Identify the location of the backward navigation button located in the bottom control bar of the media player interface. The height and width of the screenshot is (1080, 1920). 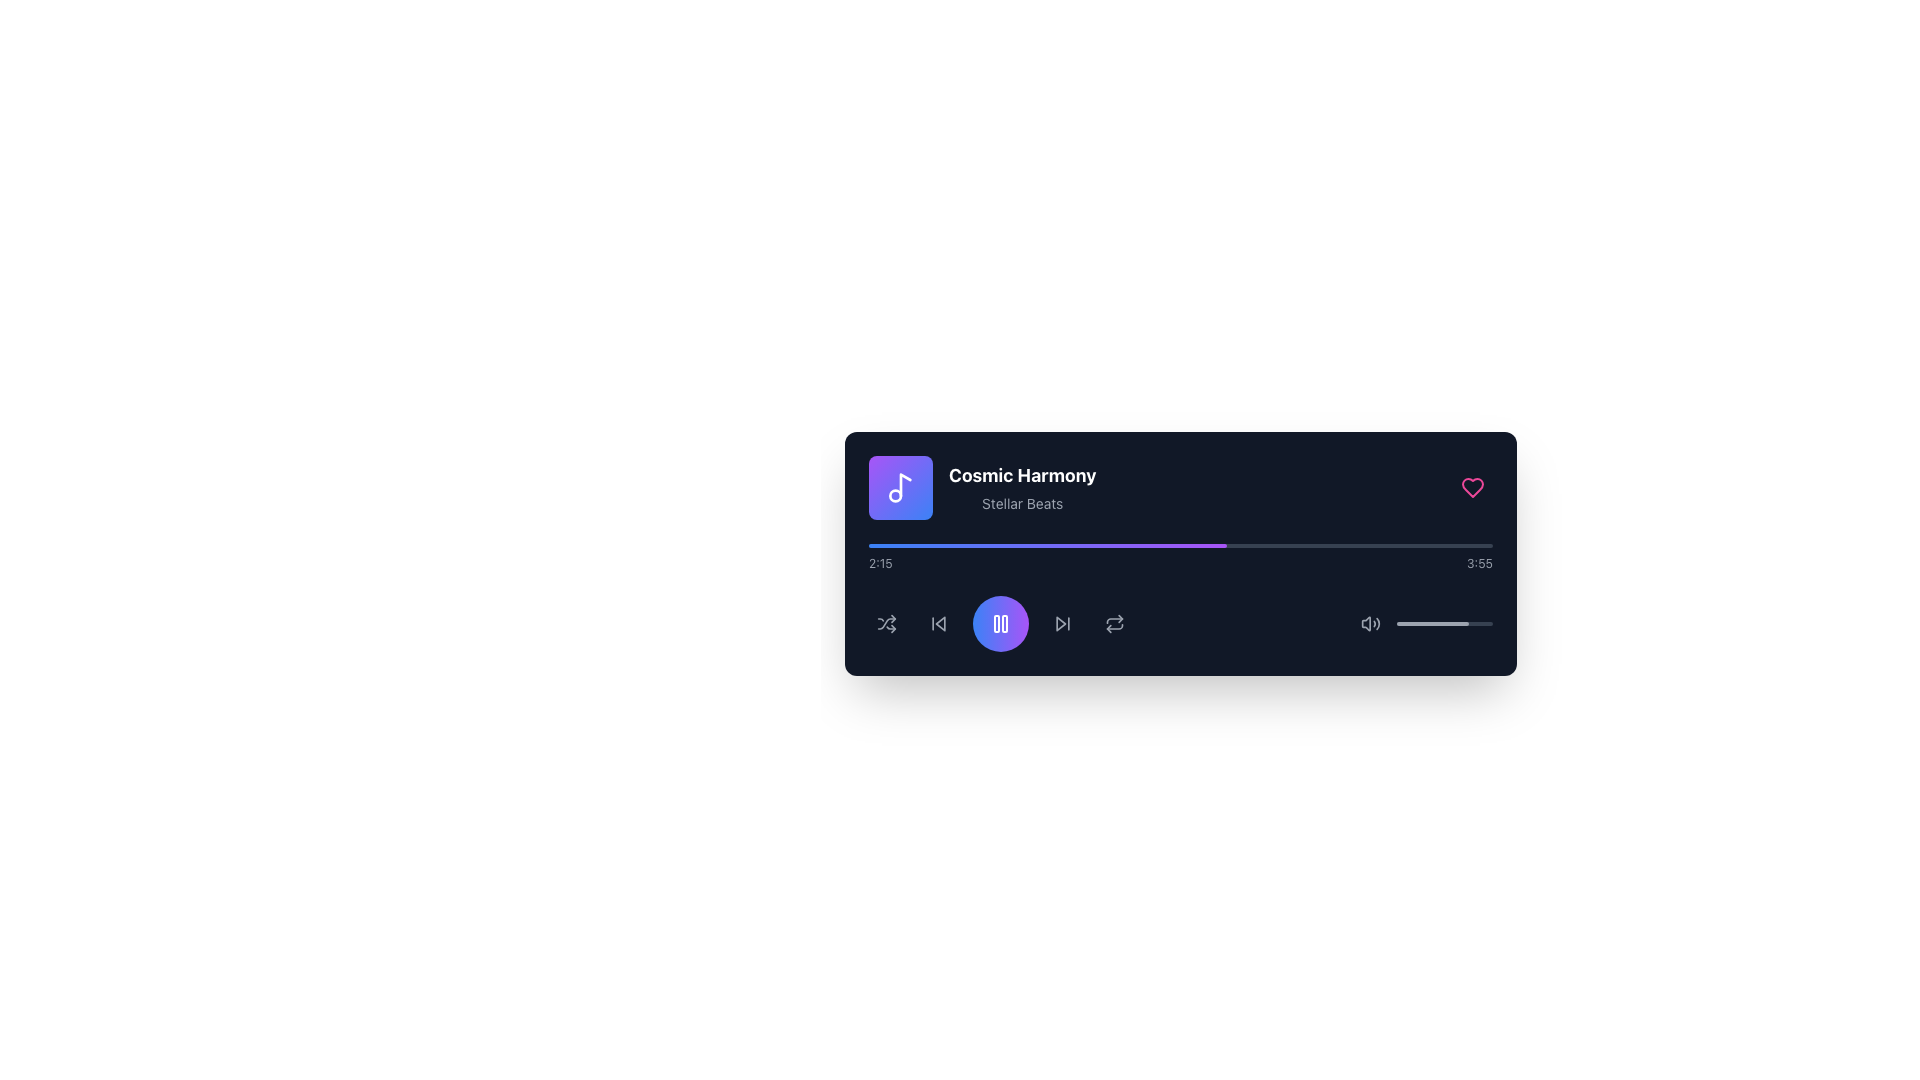
(938, 623).